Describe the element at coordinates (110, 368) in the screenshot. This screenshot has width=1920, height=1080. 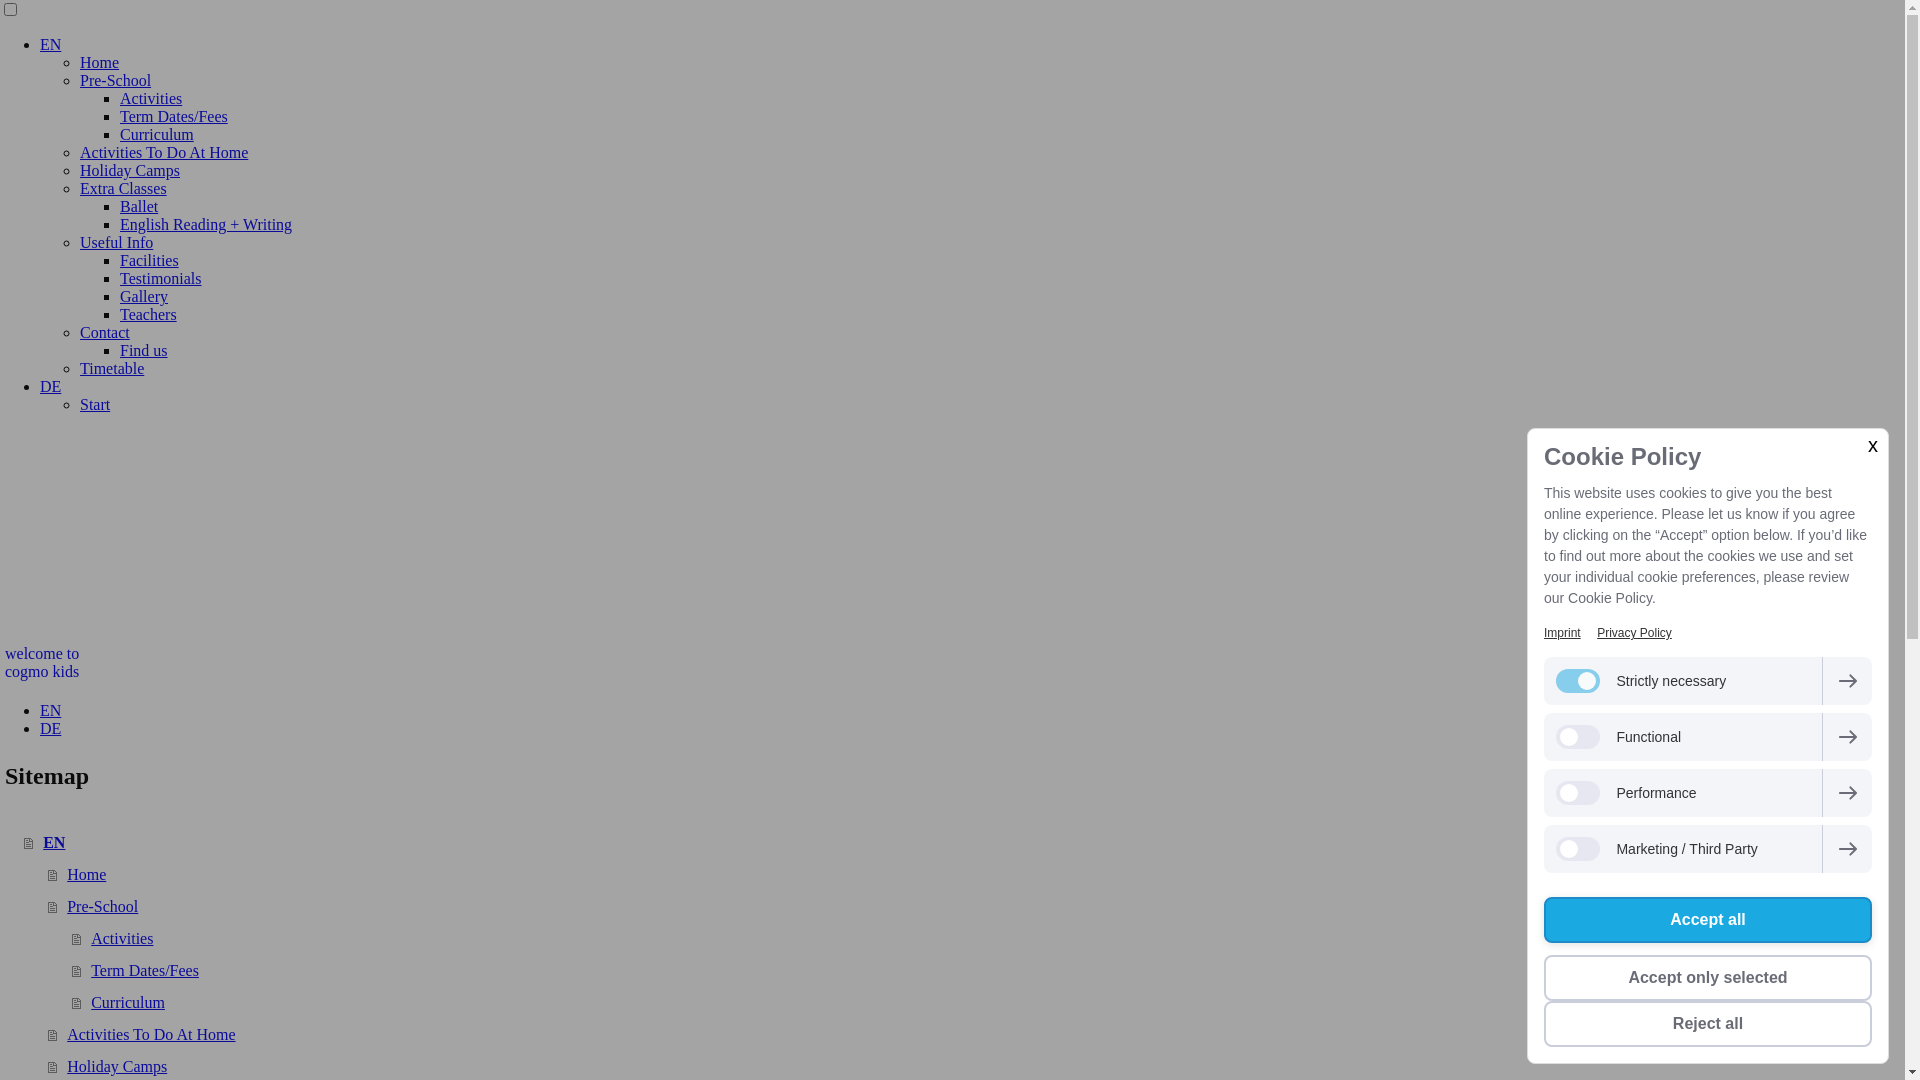
I see `'Timetable'` at that location.